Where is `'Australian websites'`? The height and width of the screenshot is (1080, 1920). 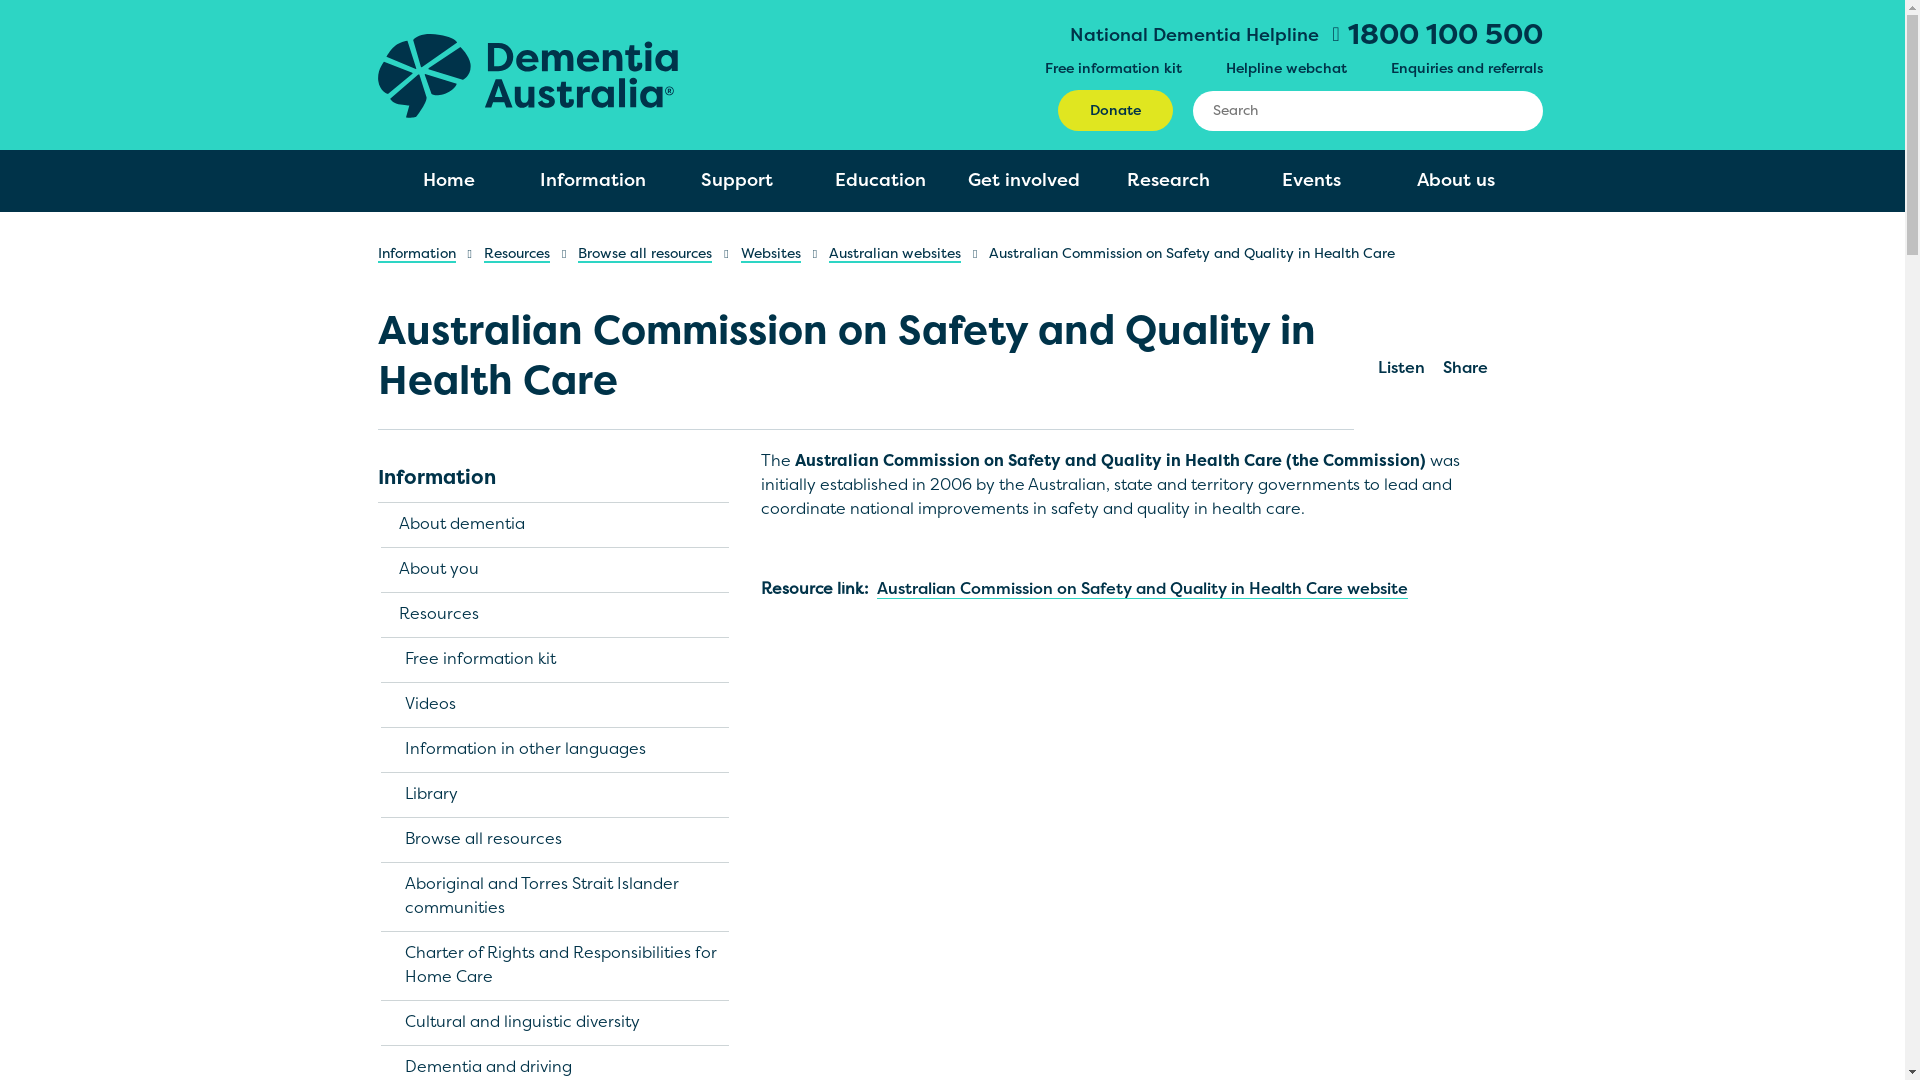 'Australian websites' is located at coordinates (893, 254).